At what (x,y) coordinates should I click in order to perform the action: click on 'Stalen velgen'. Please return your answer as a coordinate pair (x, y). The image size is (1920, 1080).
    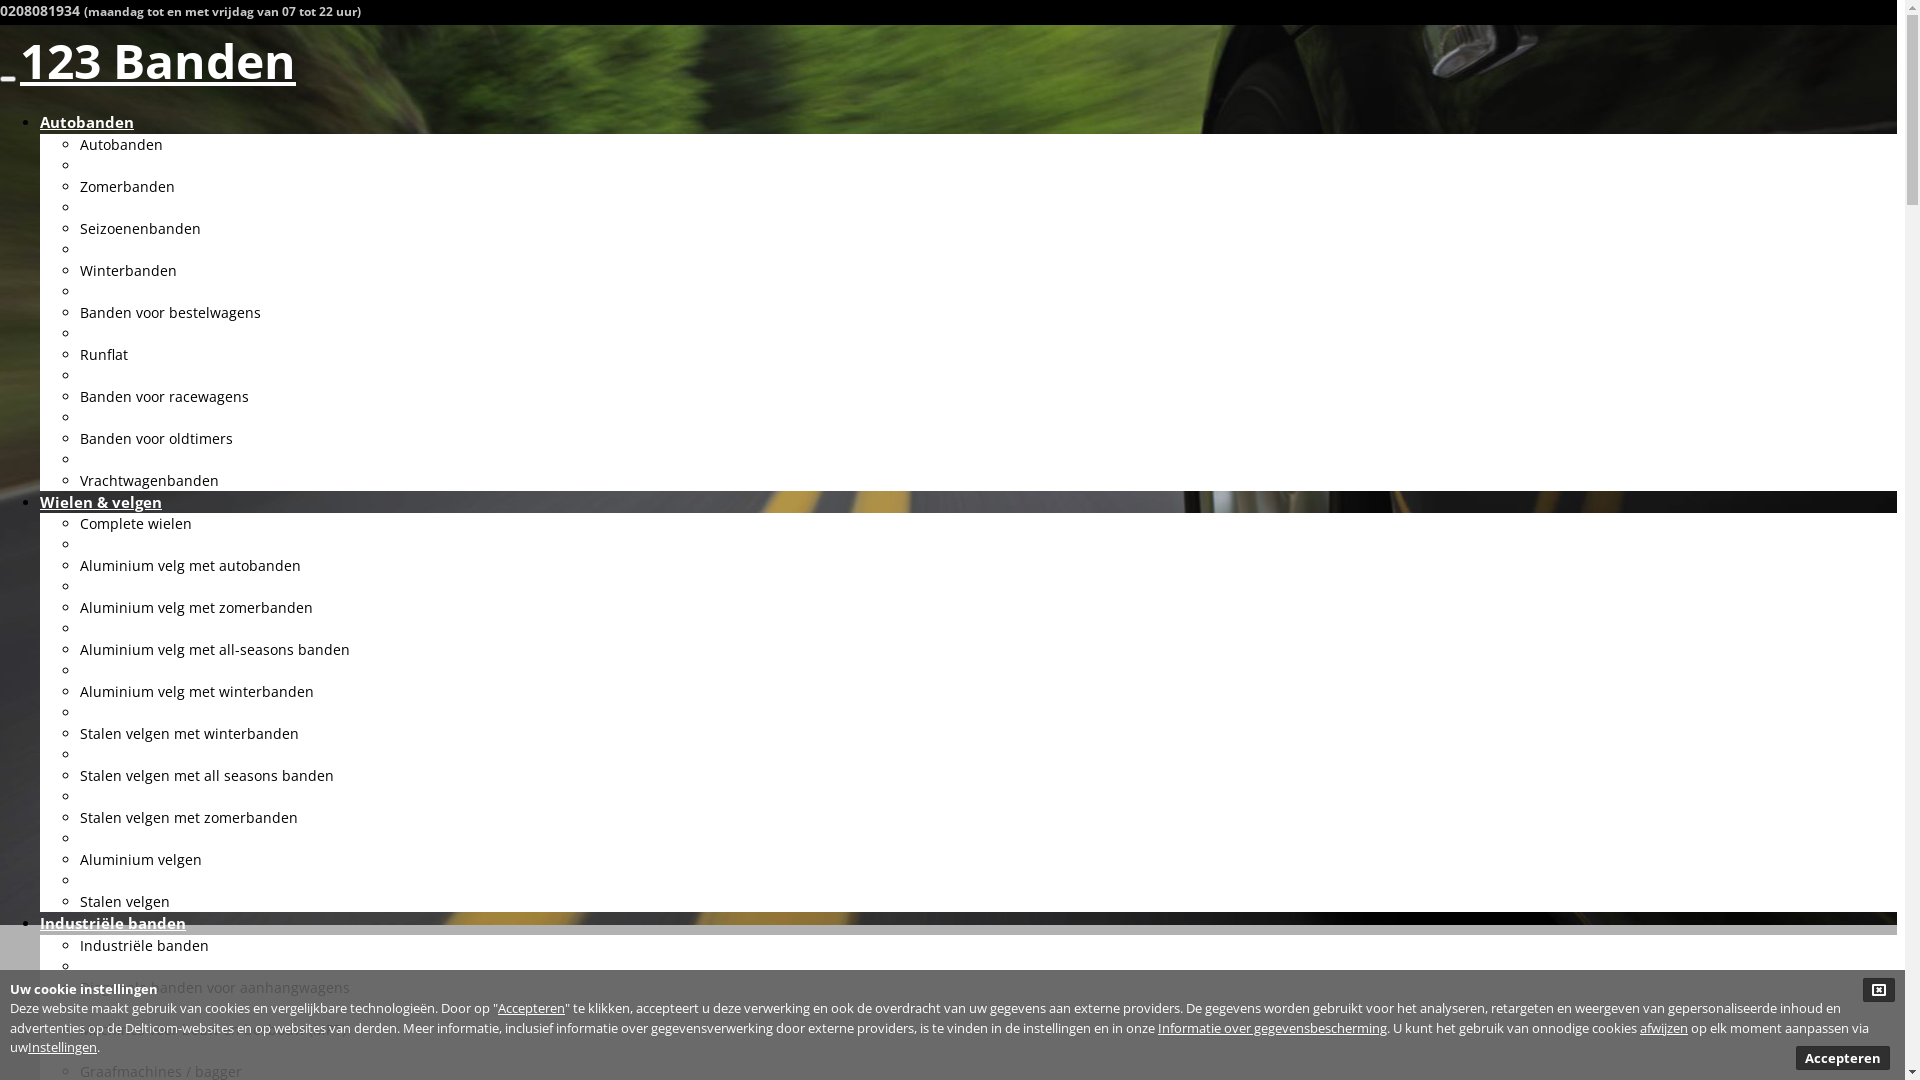
    Looking at the image, I should click on (123, 901).